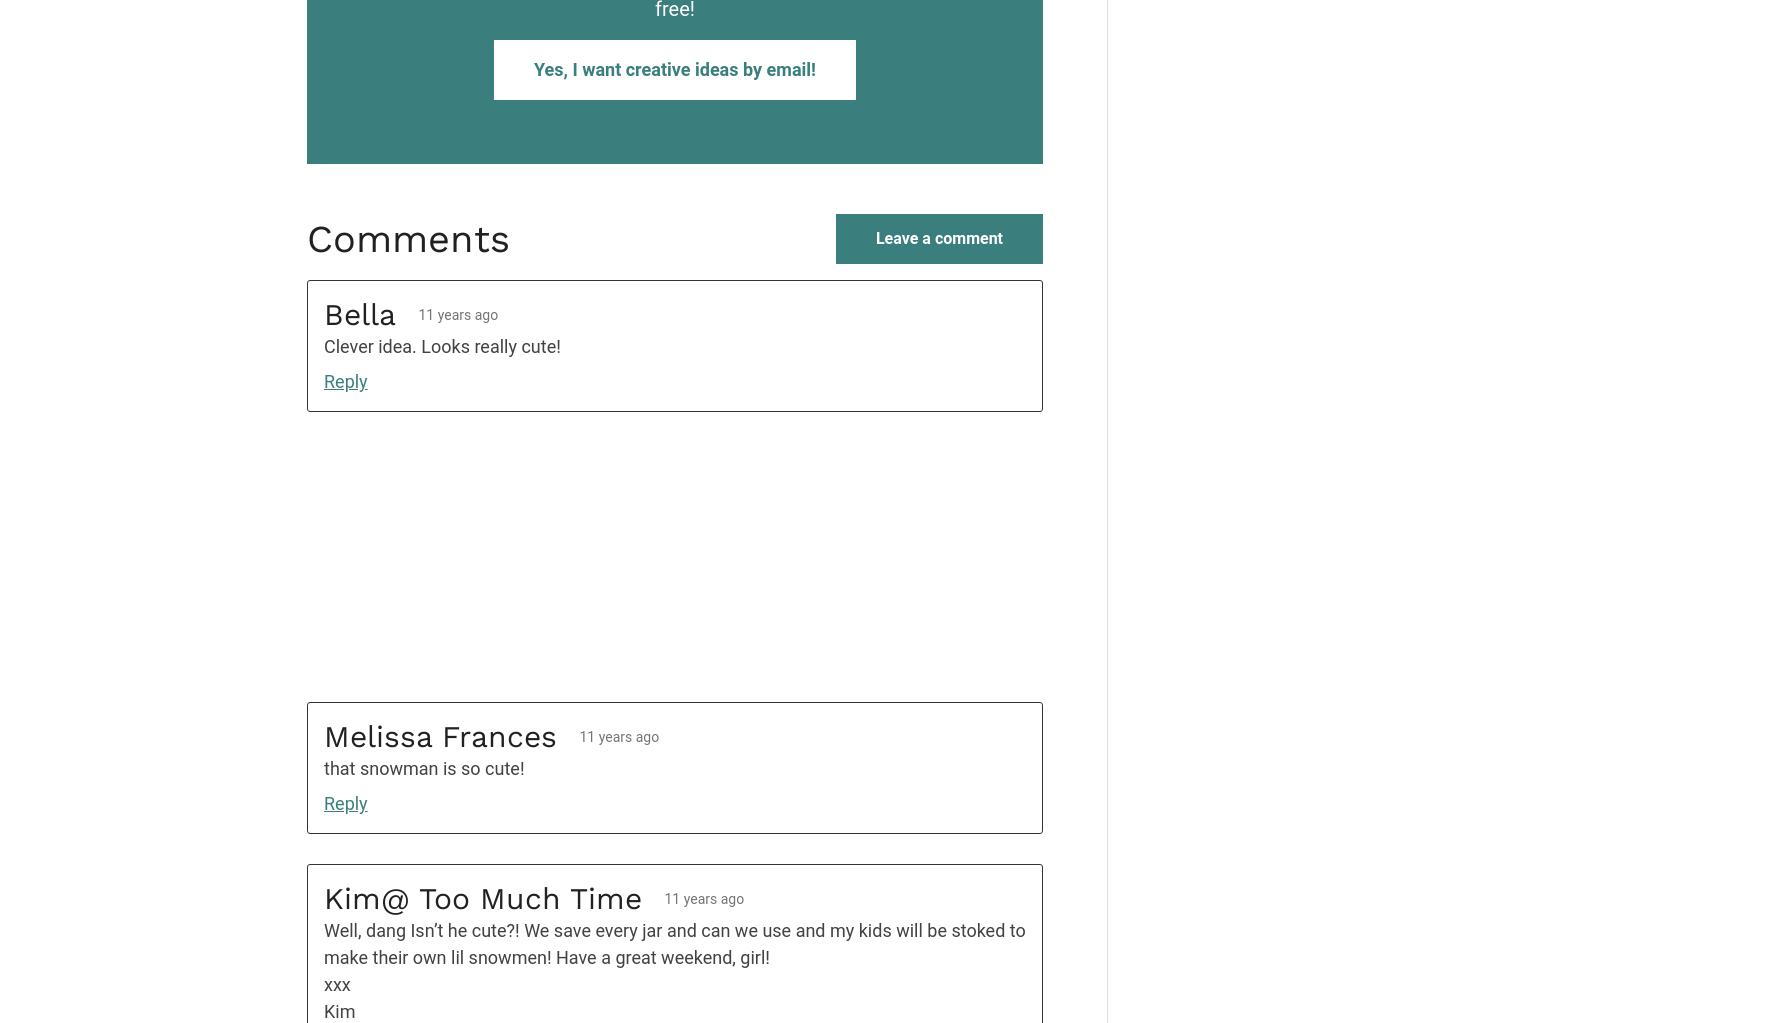 Image resolution: width=1782 pixels, height=1023 pixels. What do you see at coordinates (338, 1010) in the screenshot?
I see `'Kim'` at bounding box center [338, 1010].